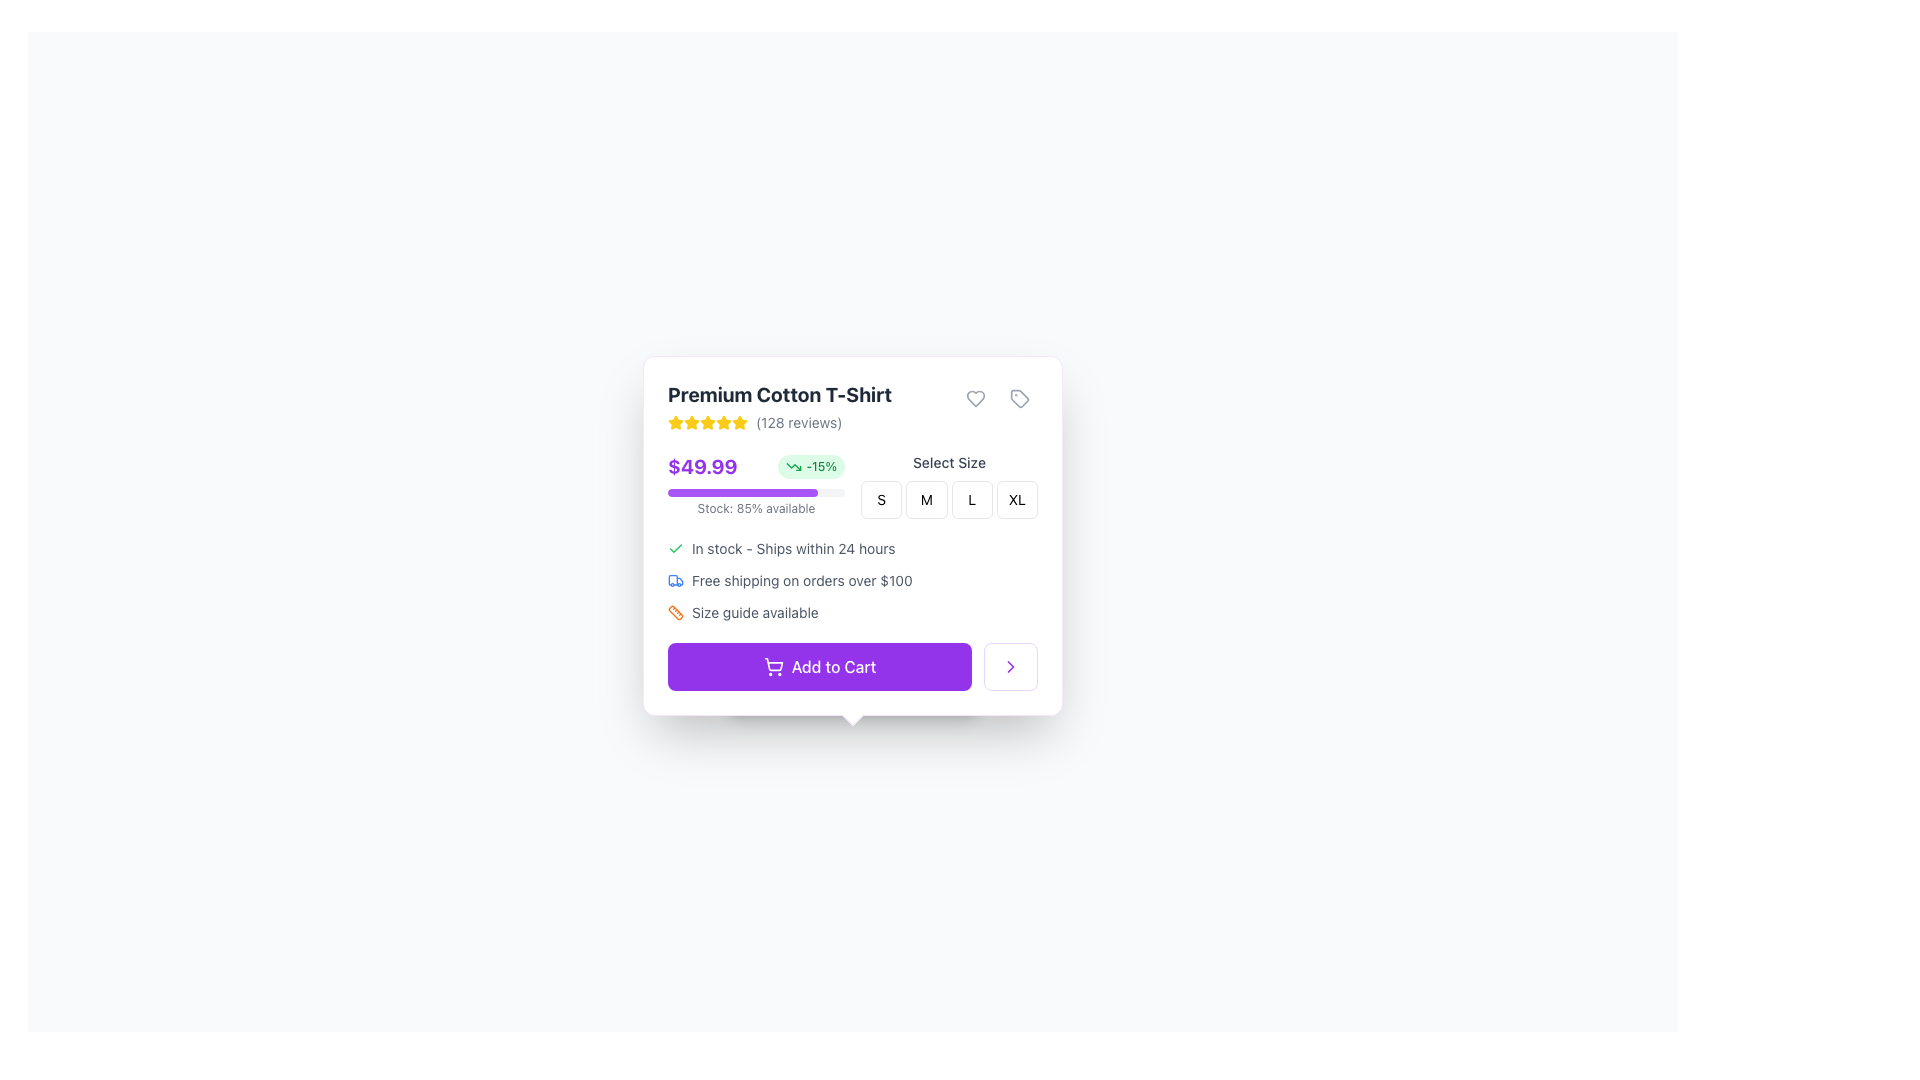 This screenshot has width=1920, height=1080. What do you see at coordinates (948, 486) in the screenshot?
I see `the 'M' size button in the 'Select Size' section of the grouped selectable button set` at bounding box center [948, 486].